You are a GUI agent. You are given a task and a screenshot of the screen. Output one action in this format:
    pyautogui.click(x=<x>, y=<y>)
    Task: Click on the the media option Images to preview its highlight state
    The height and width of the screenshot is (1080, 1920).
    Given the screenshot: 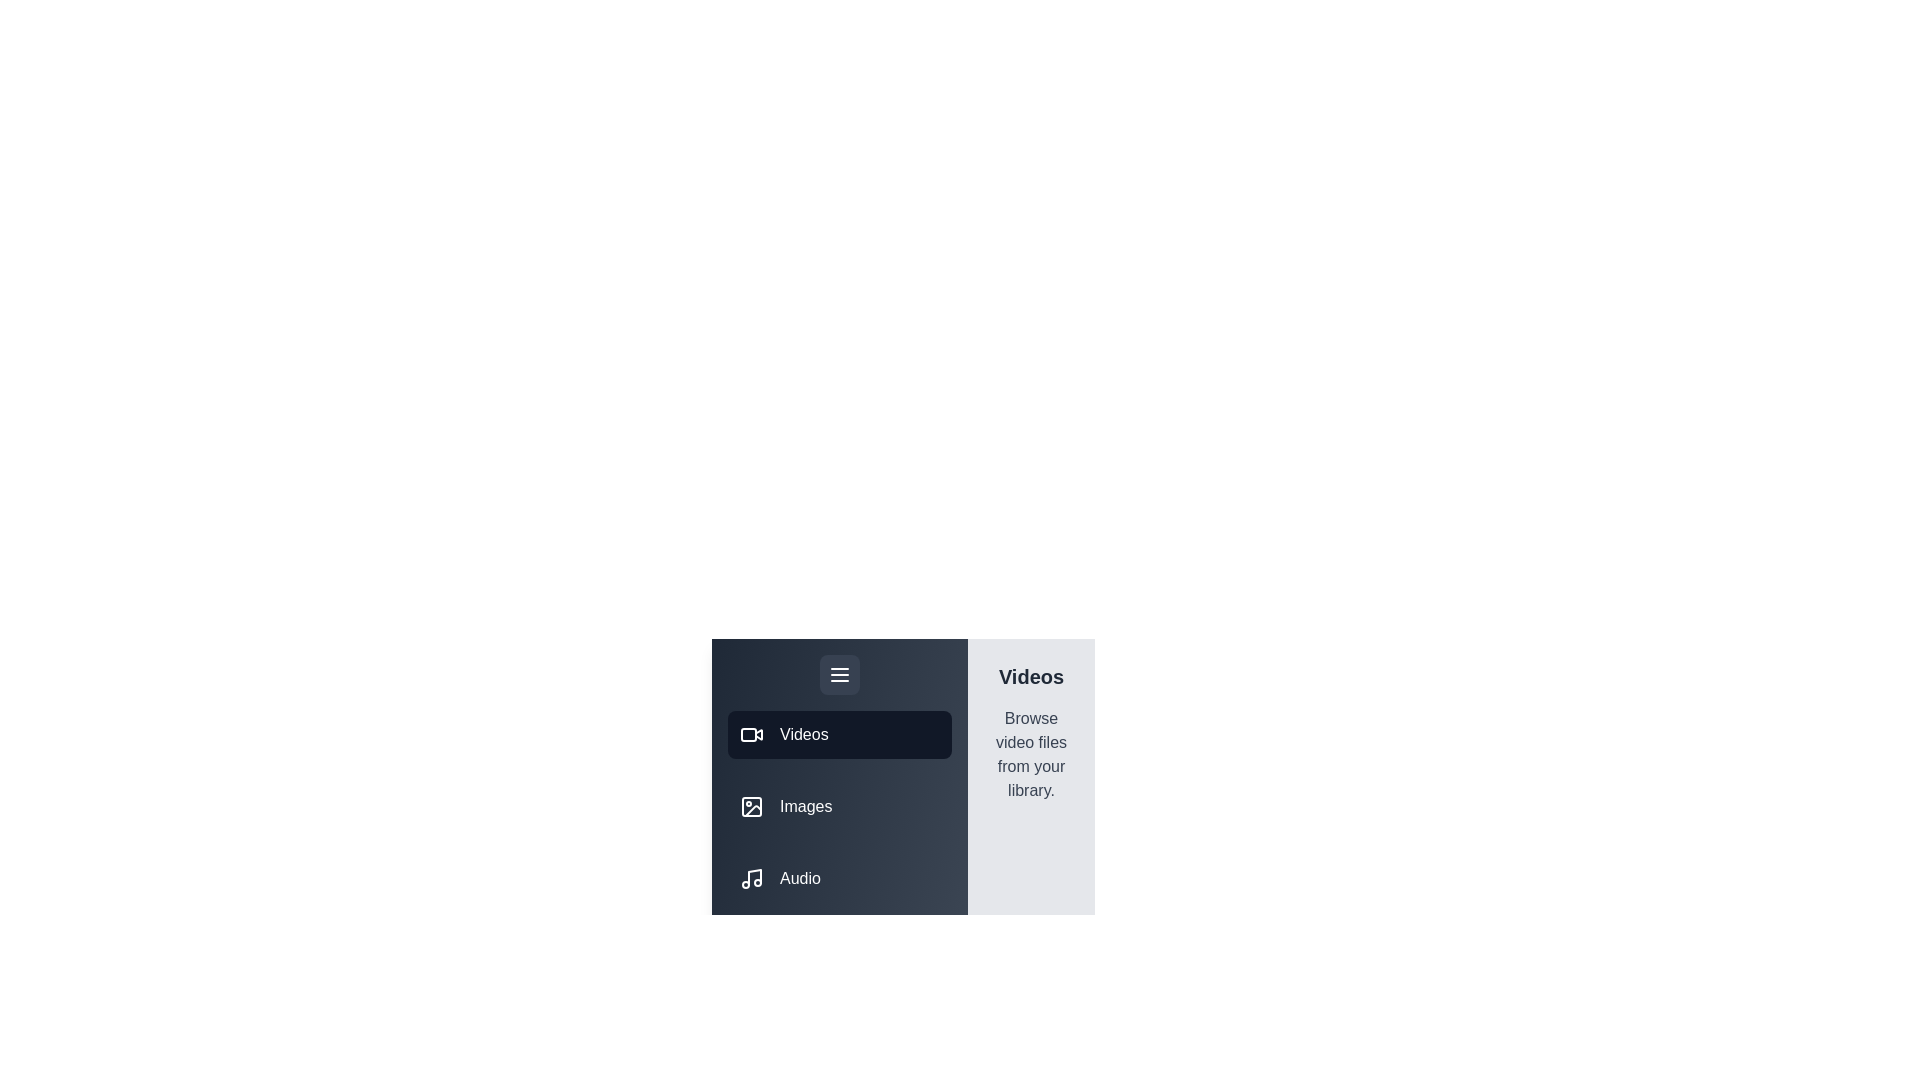 What is the action you would take?
    pyautogui.click(x=840, y=805)
    